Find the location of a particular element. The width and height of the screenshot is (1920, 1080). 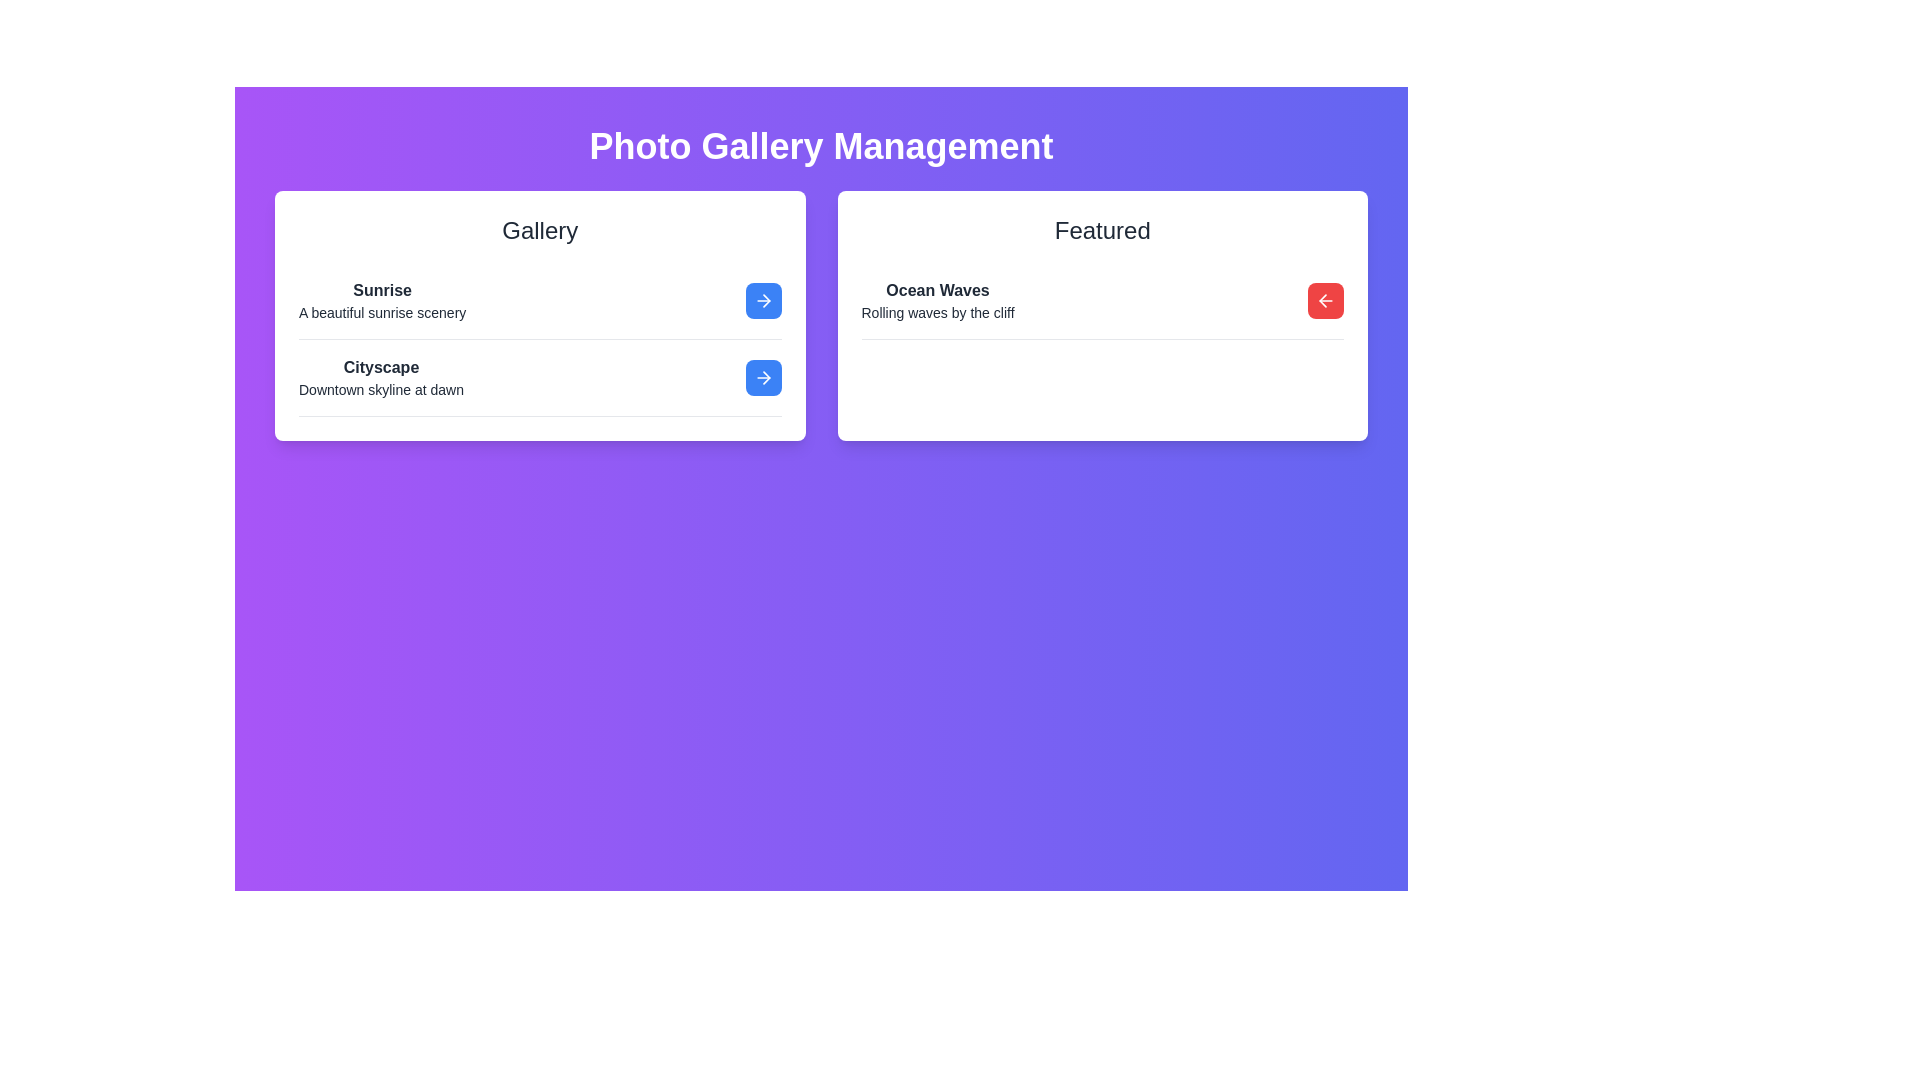

the arrow icon located to the right of the 'Cityscape' label in the second item of the 'Gallery' section is located at coordinates (765, 300).